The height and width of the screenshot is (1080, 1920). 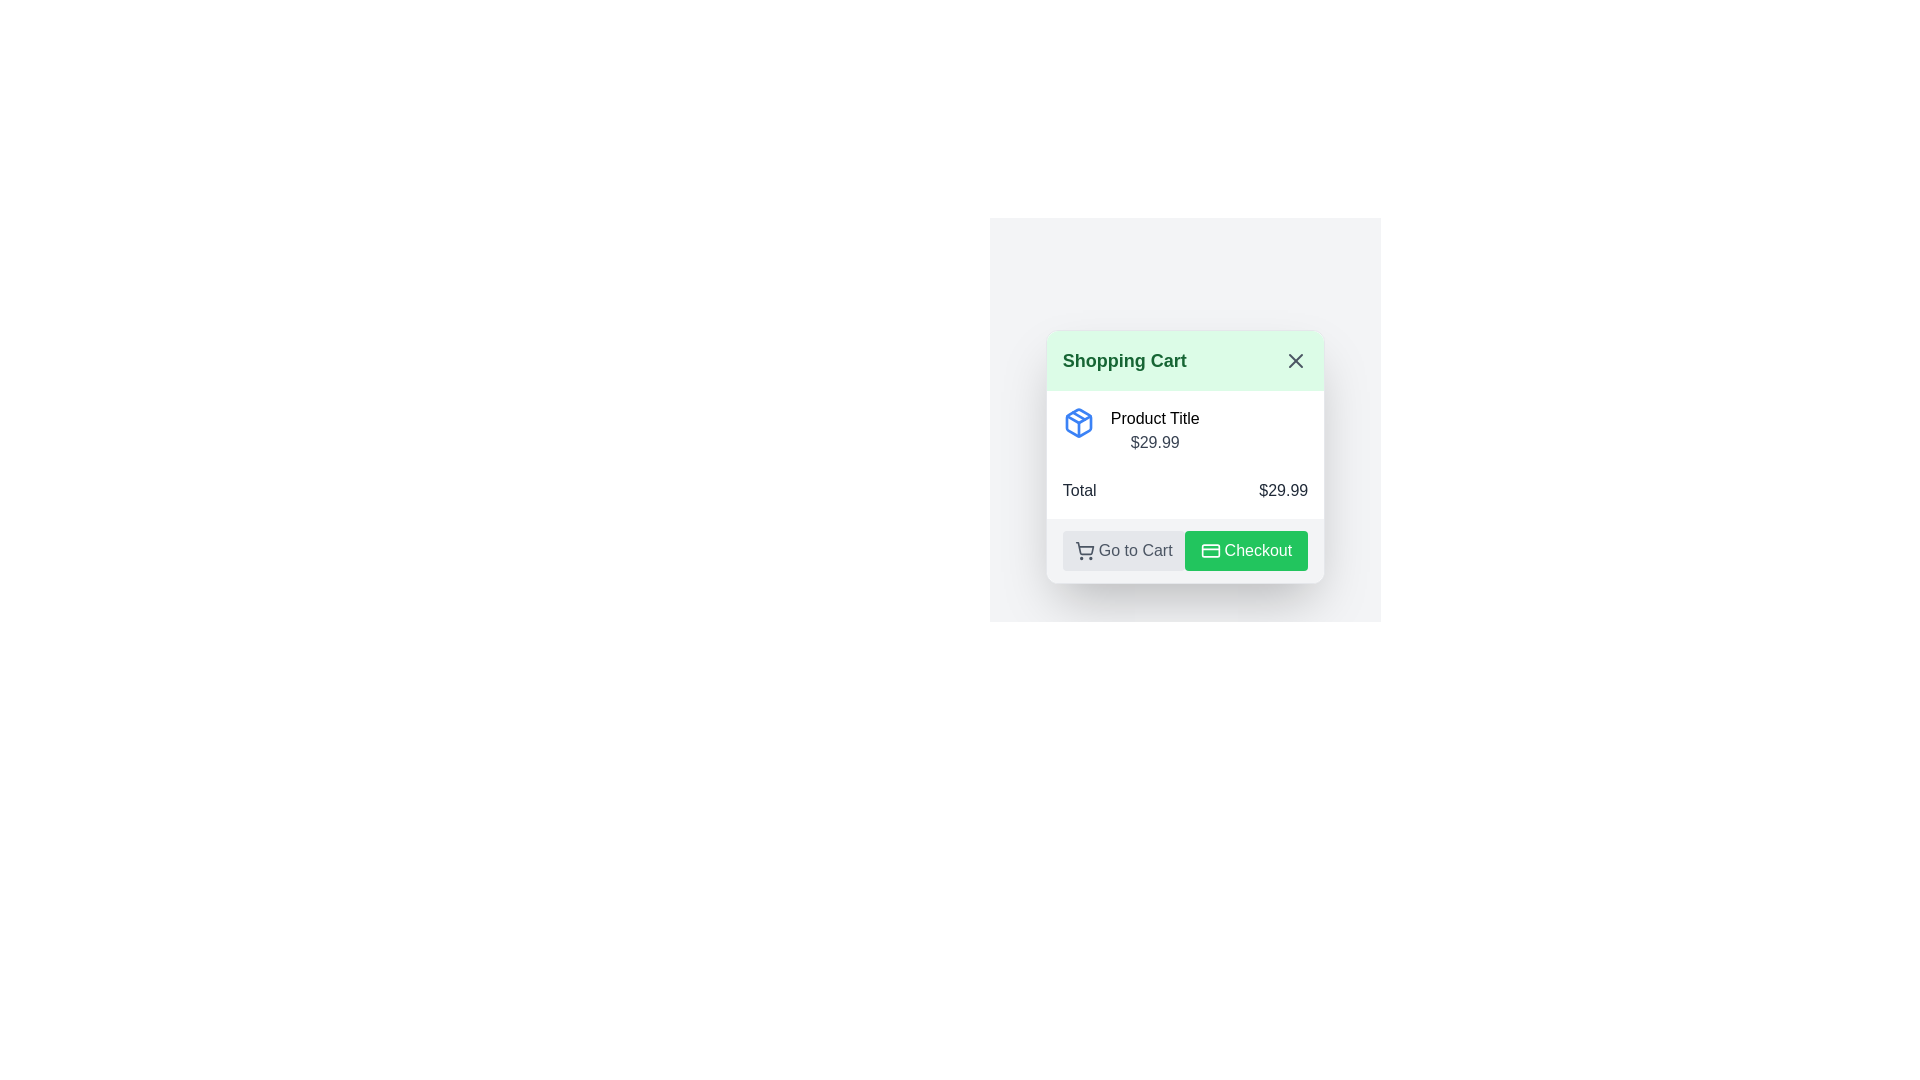 I want to click on the text label indicating the shopping cart section, positioned at the top-left of its green-bordered header, so click(x=1124, y=361).